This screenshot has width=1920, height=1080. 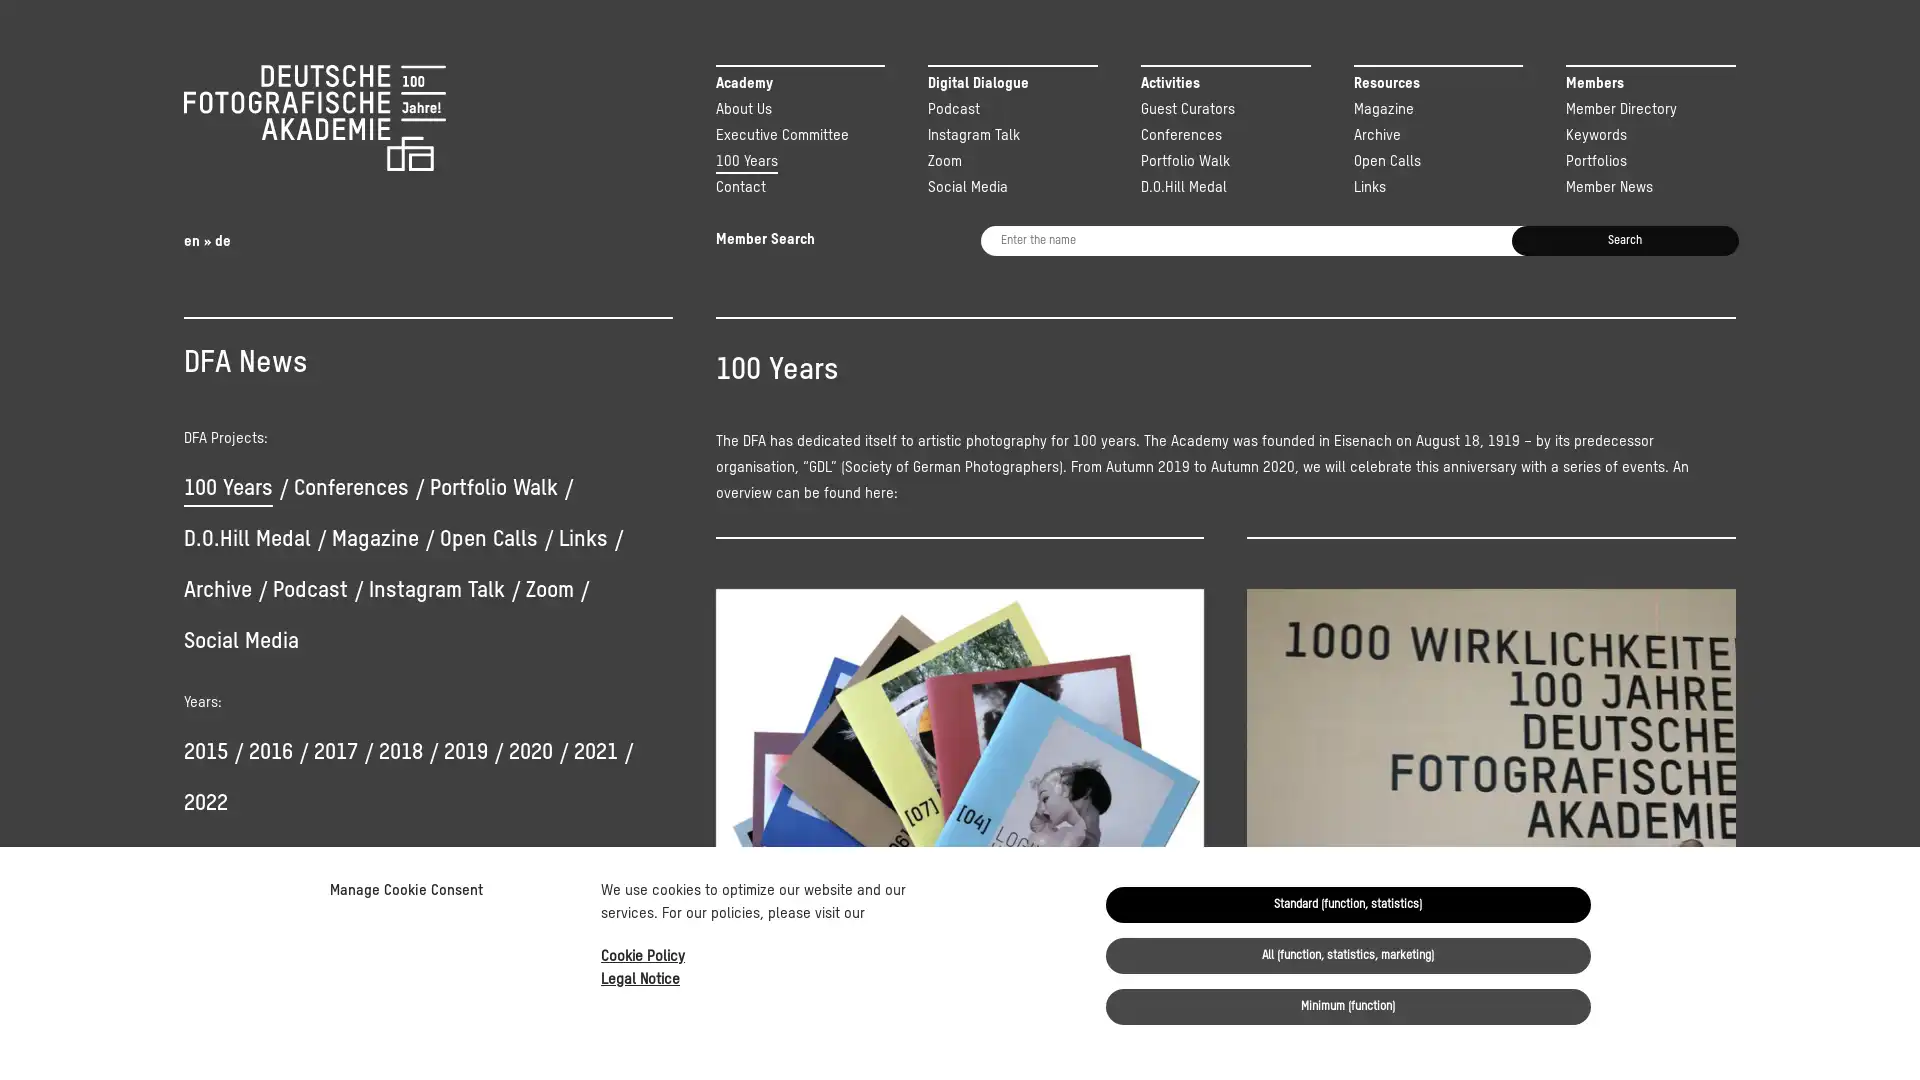 I want to click on Minimum (function), so click(x=1347, y=1006).